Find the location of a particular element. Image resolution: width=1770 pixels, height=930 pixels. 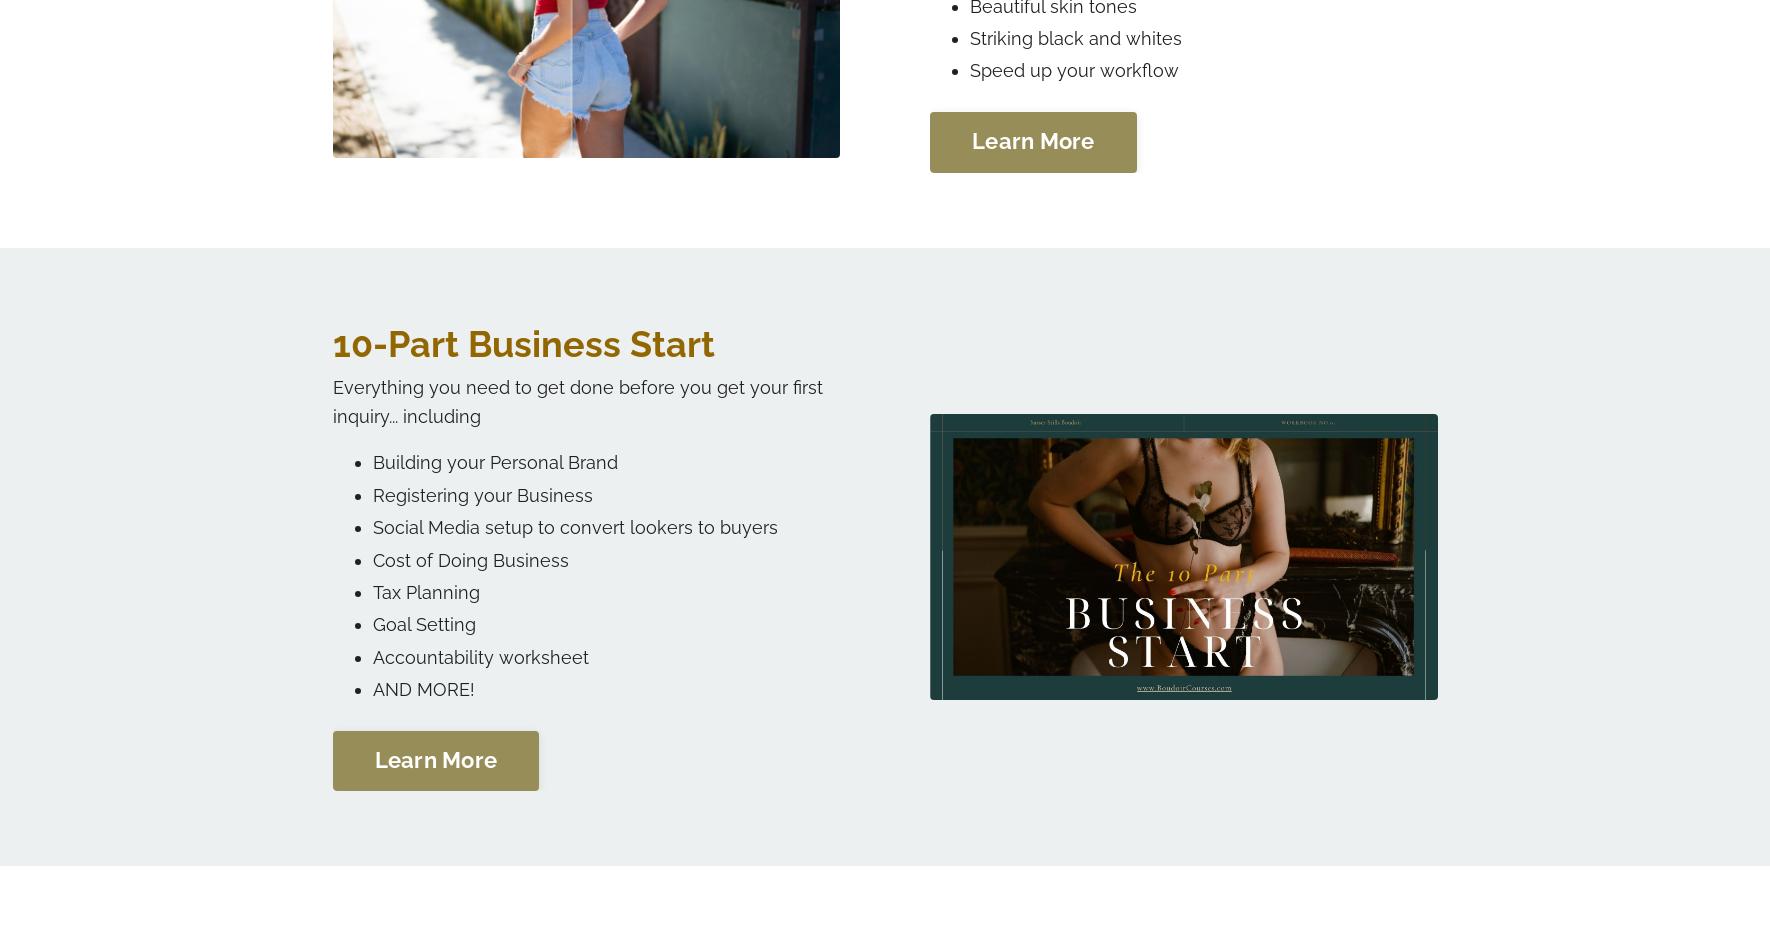

'Everything you need to get done before you get your first inquiry... including' is located at coordinates (577, 401).